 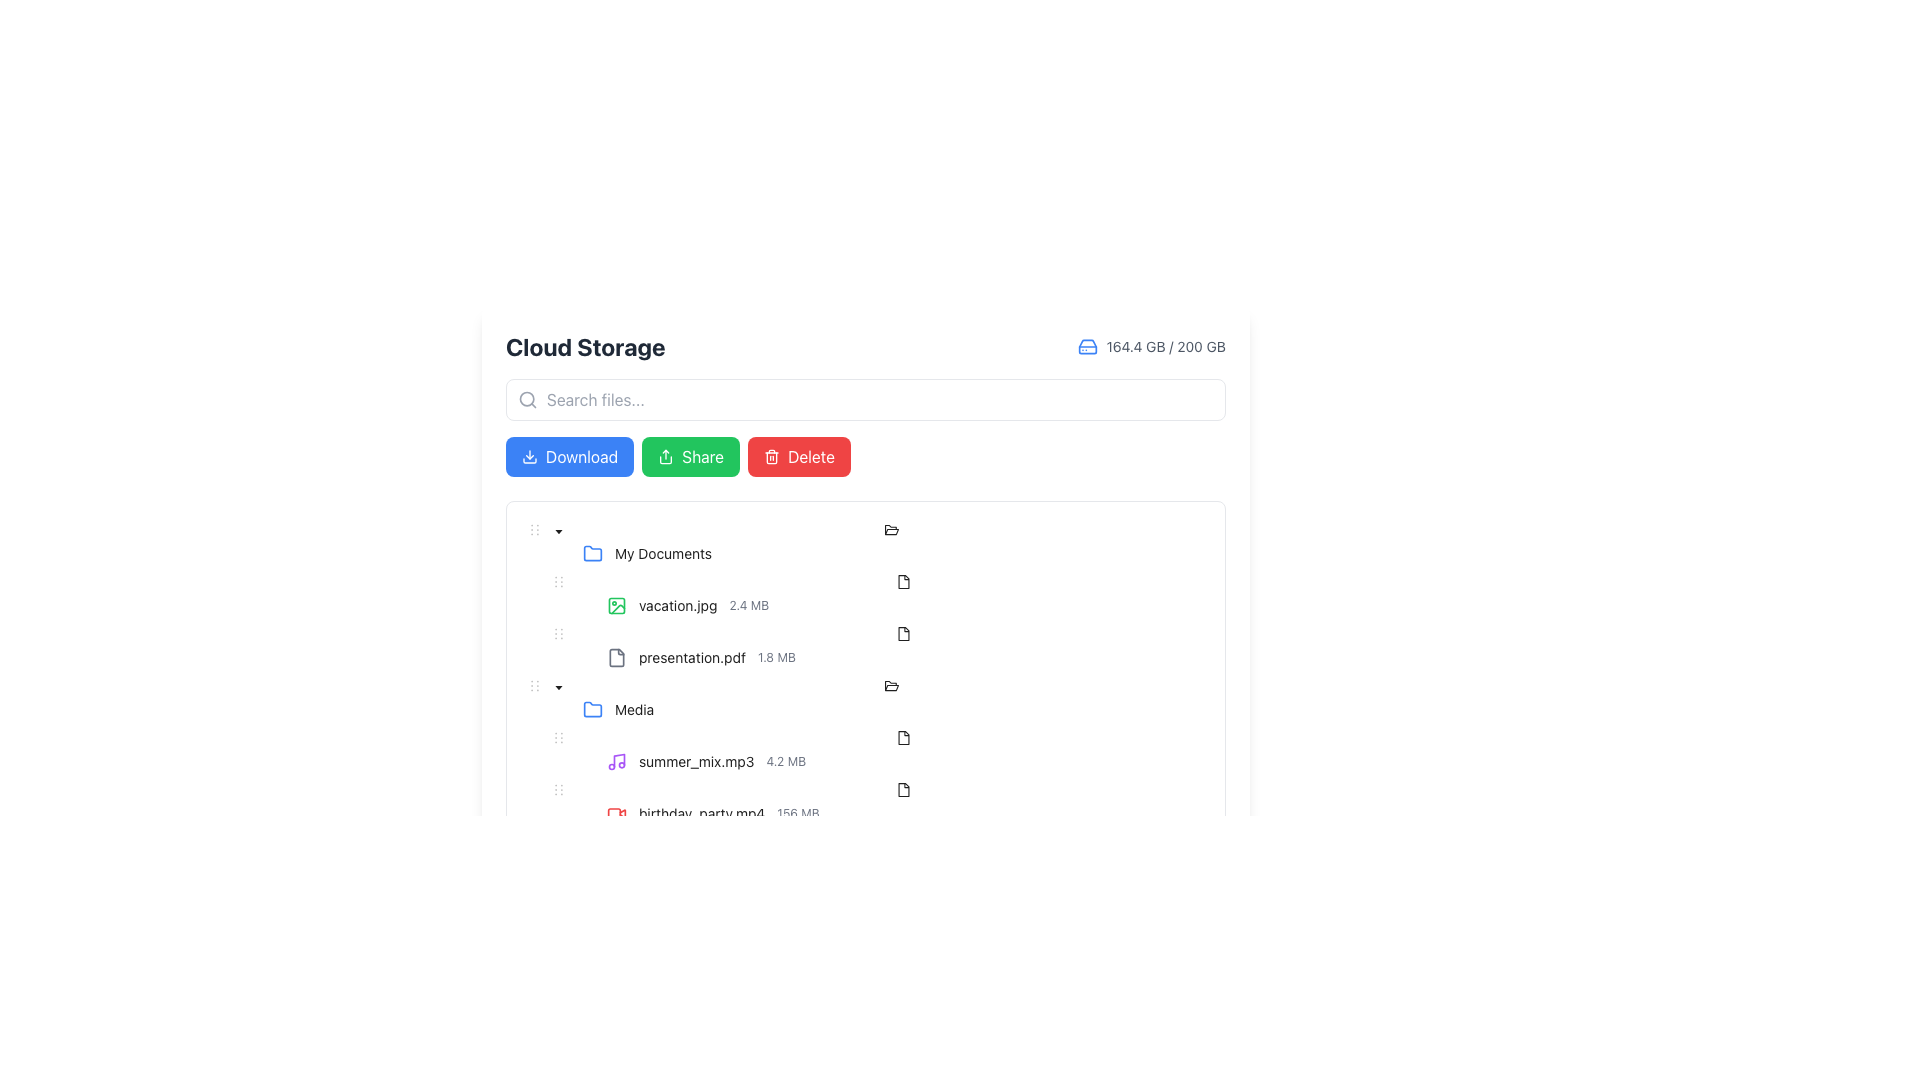 I want to click on the blue outlined folder icon located to the left of the bold-text label 'My Documents', so click(x=592, y=554).